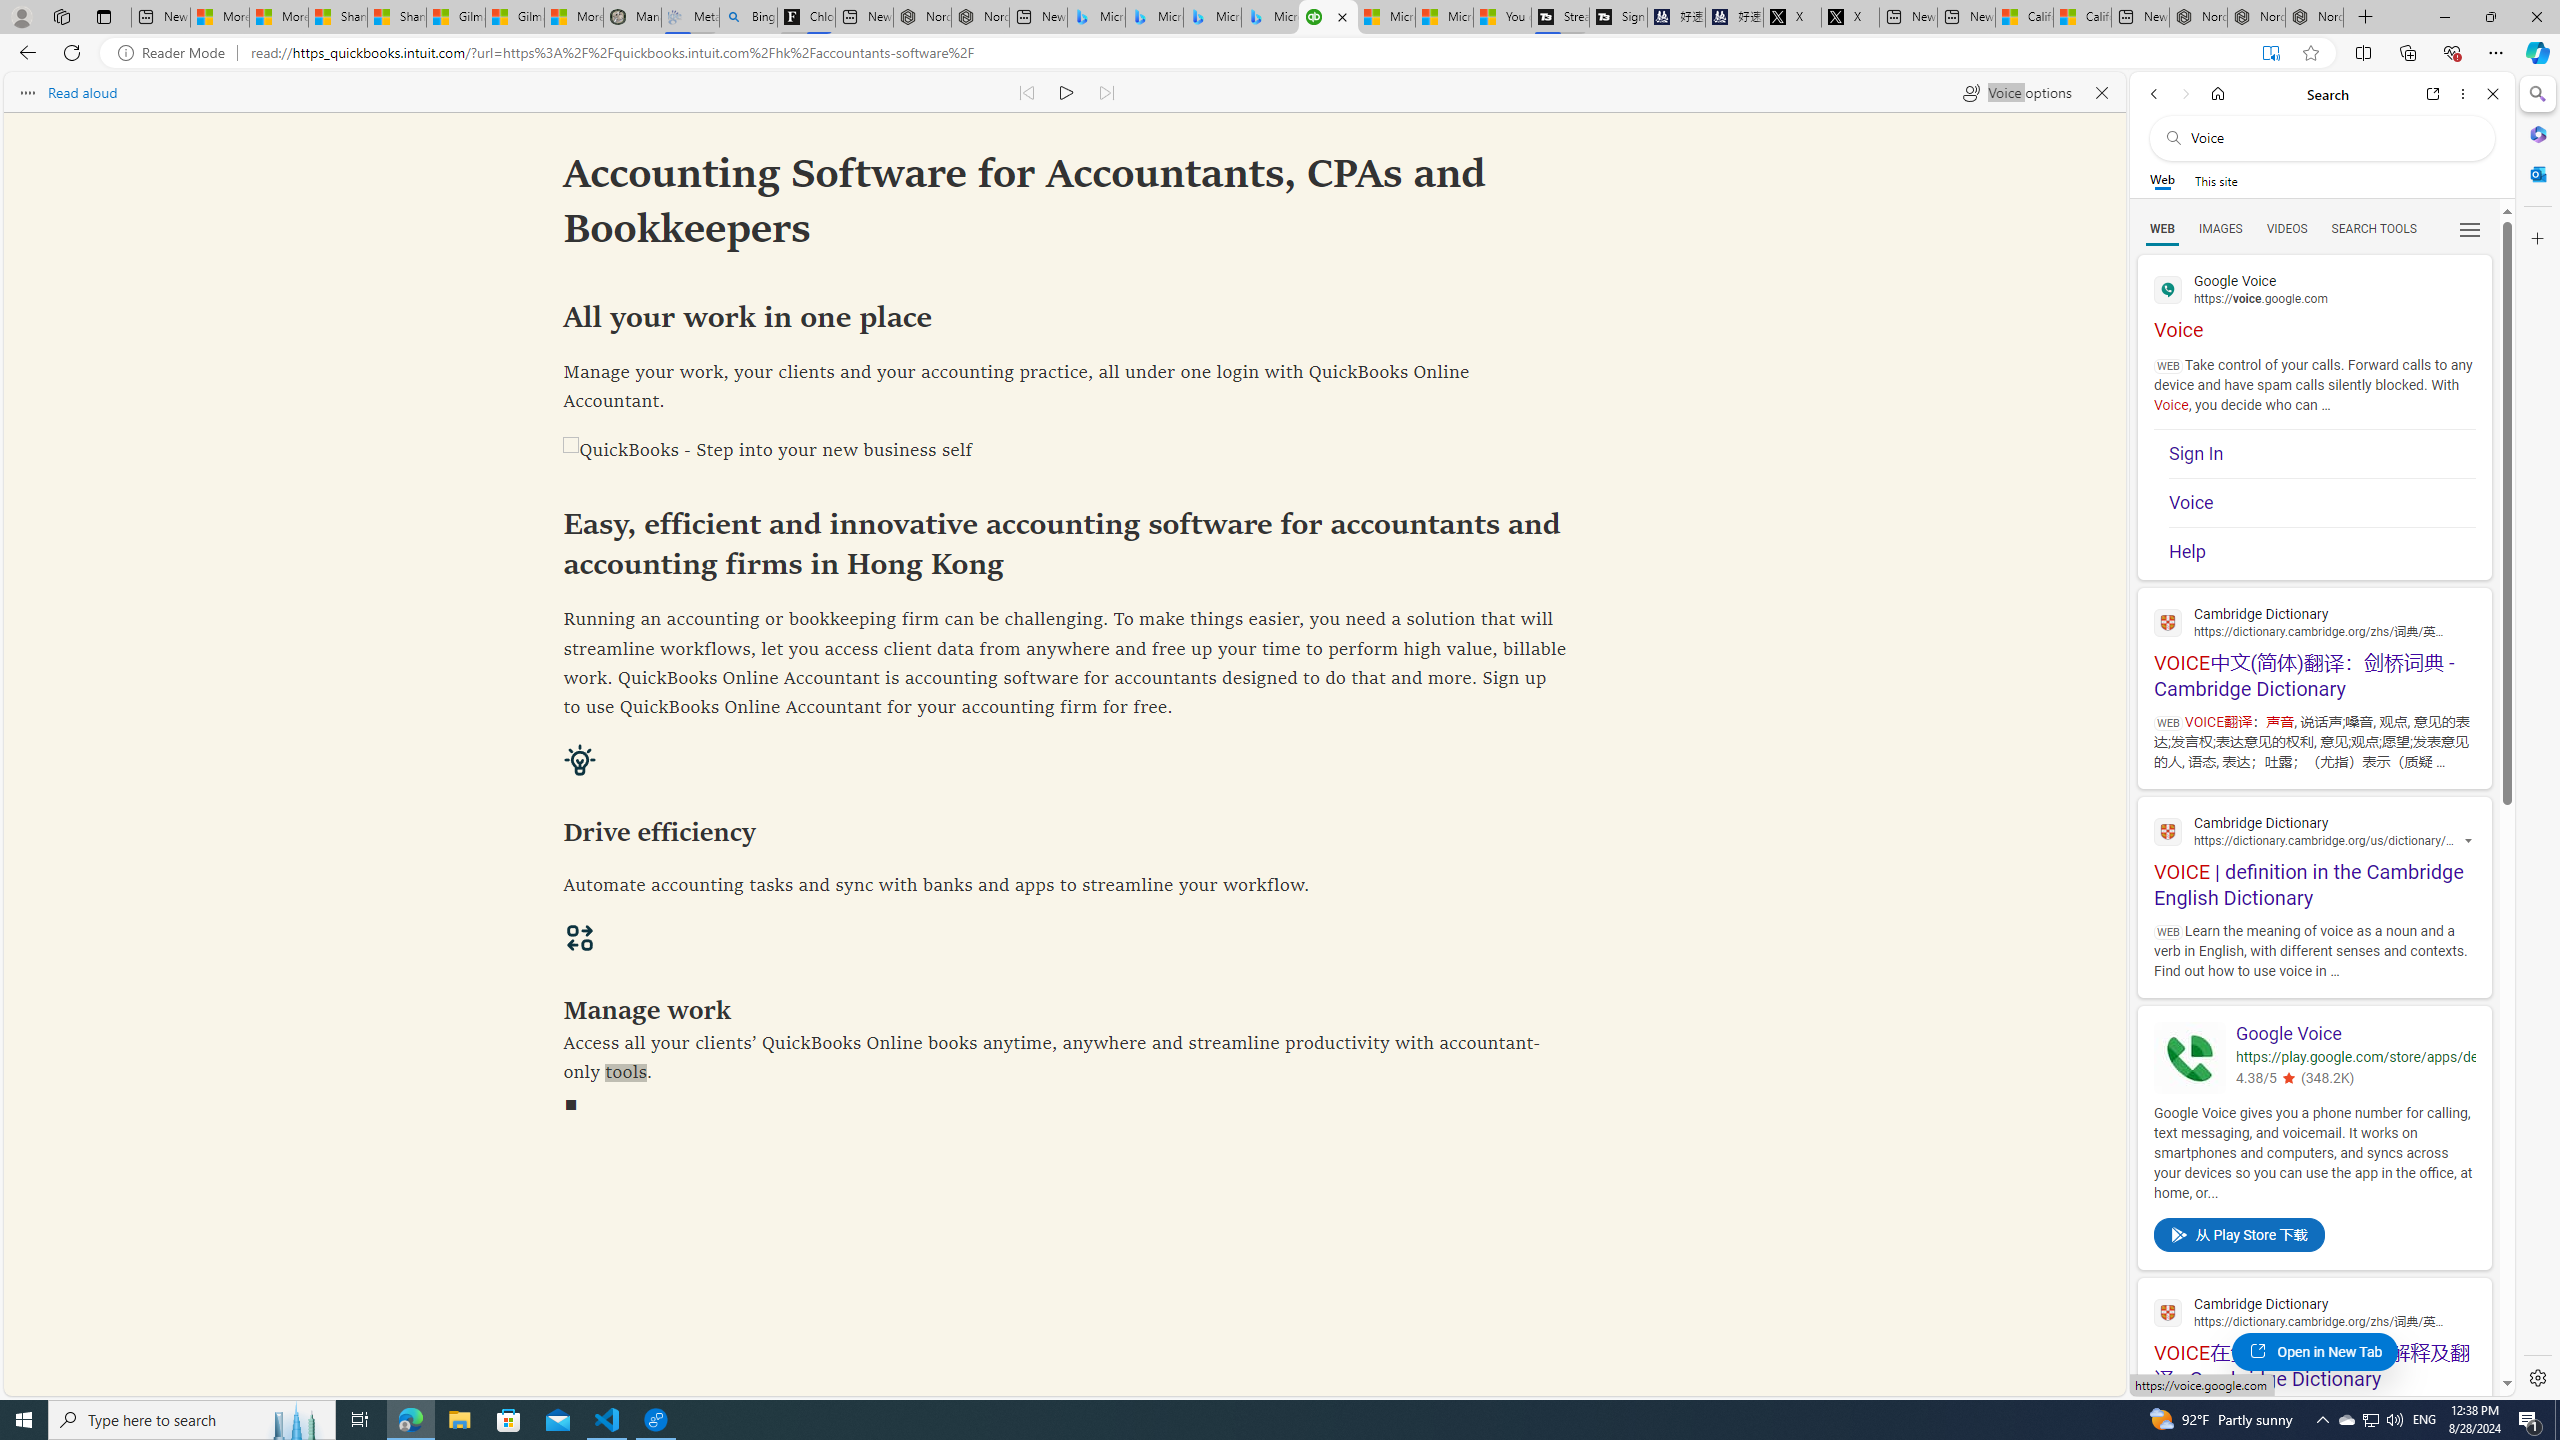 The image size is (2560, 1440). What do you see at coordinates (2355, 1080) in the screenshot?
I see `'4.38/5(348.2K)'` at bounding box center [2355, 1080].